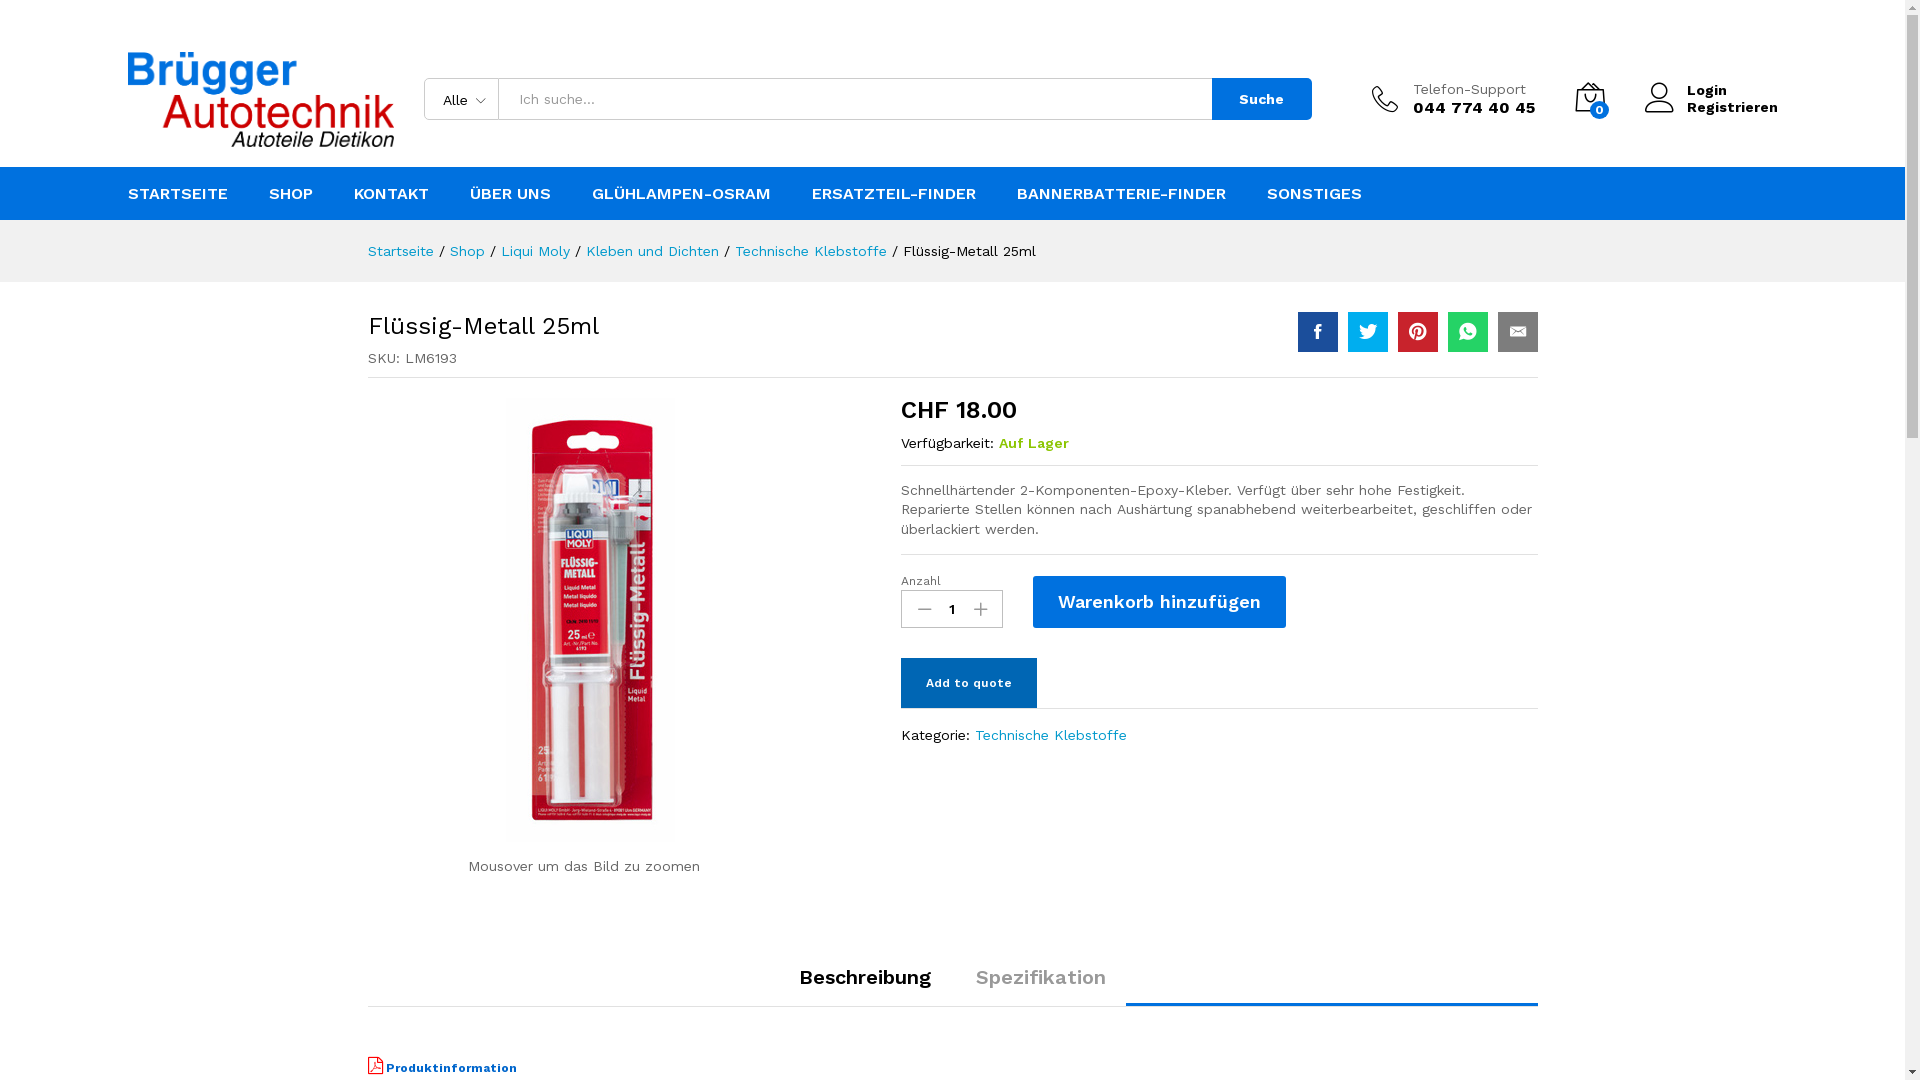 The width and height of the screenshot is (1920, 1080). I want to click on 'ERSATZTEIL-FINDER', so click(892, 193).